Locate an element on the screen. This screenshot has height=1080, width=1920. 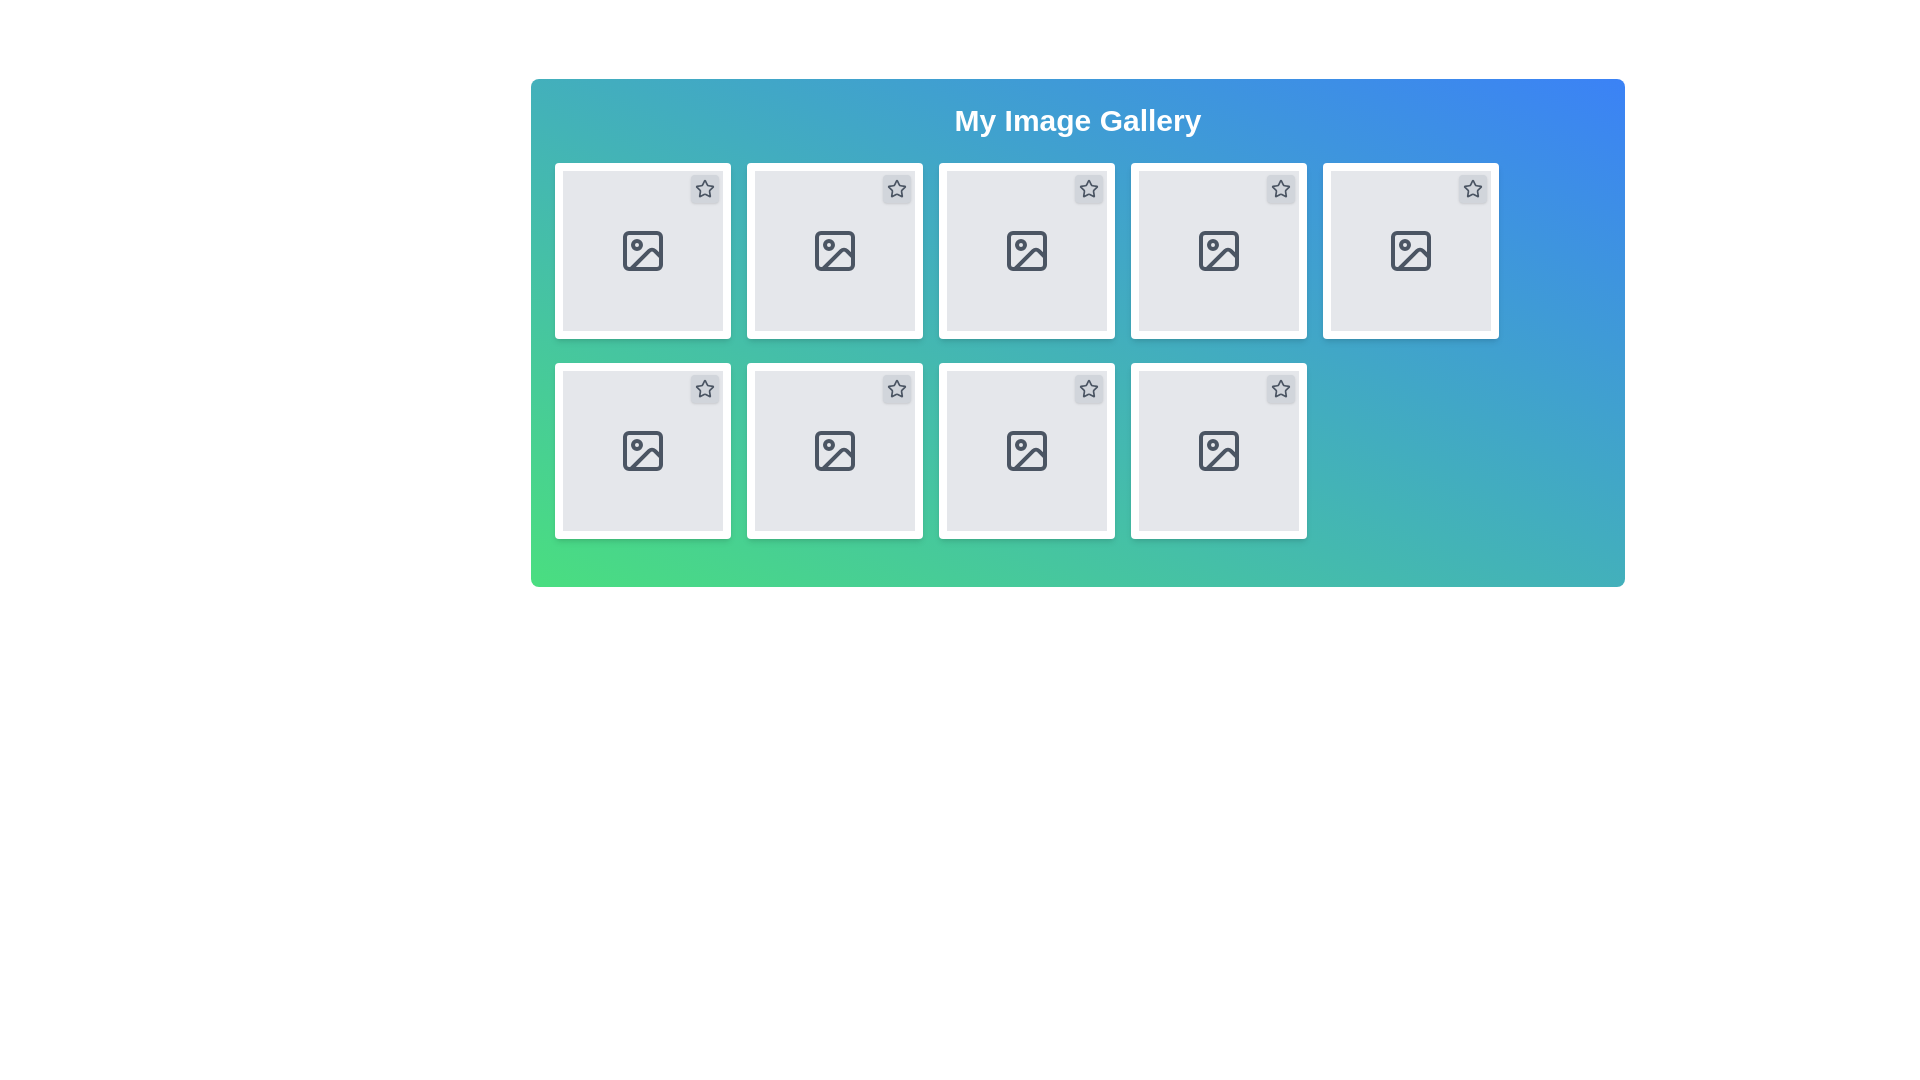
the outlined star icon located in the upper-right corner of the second tile in the first row of the grid layout is located at coordinates (896, 188).